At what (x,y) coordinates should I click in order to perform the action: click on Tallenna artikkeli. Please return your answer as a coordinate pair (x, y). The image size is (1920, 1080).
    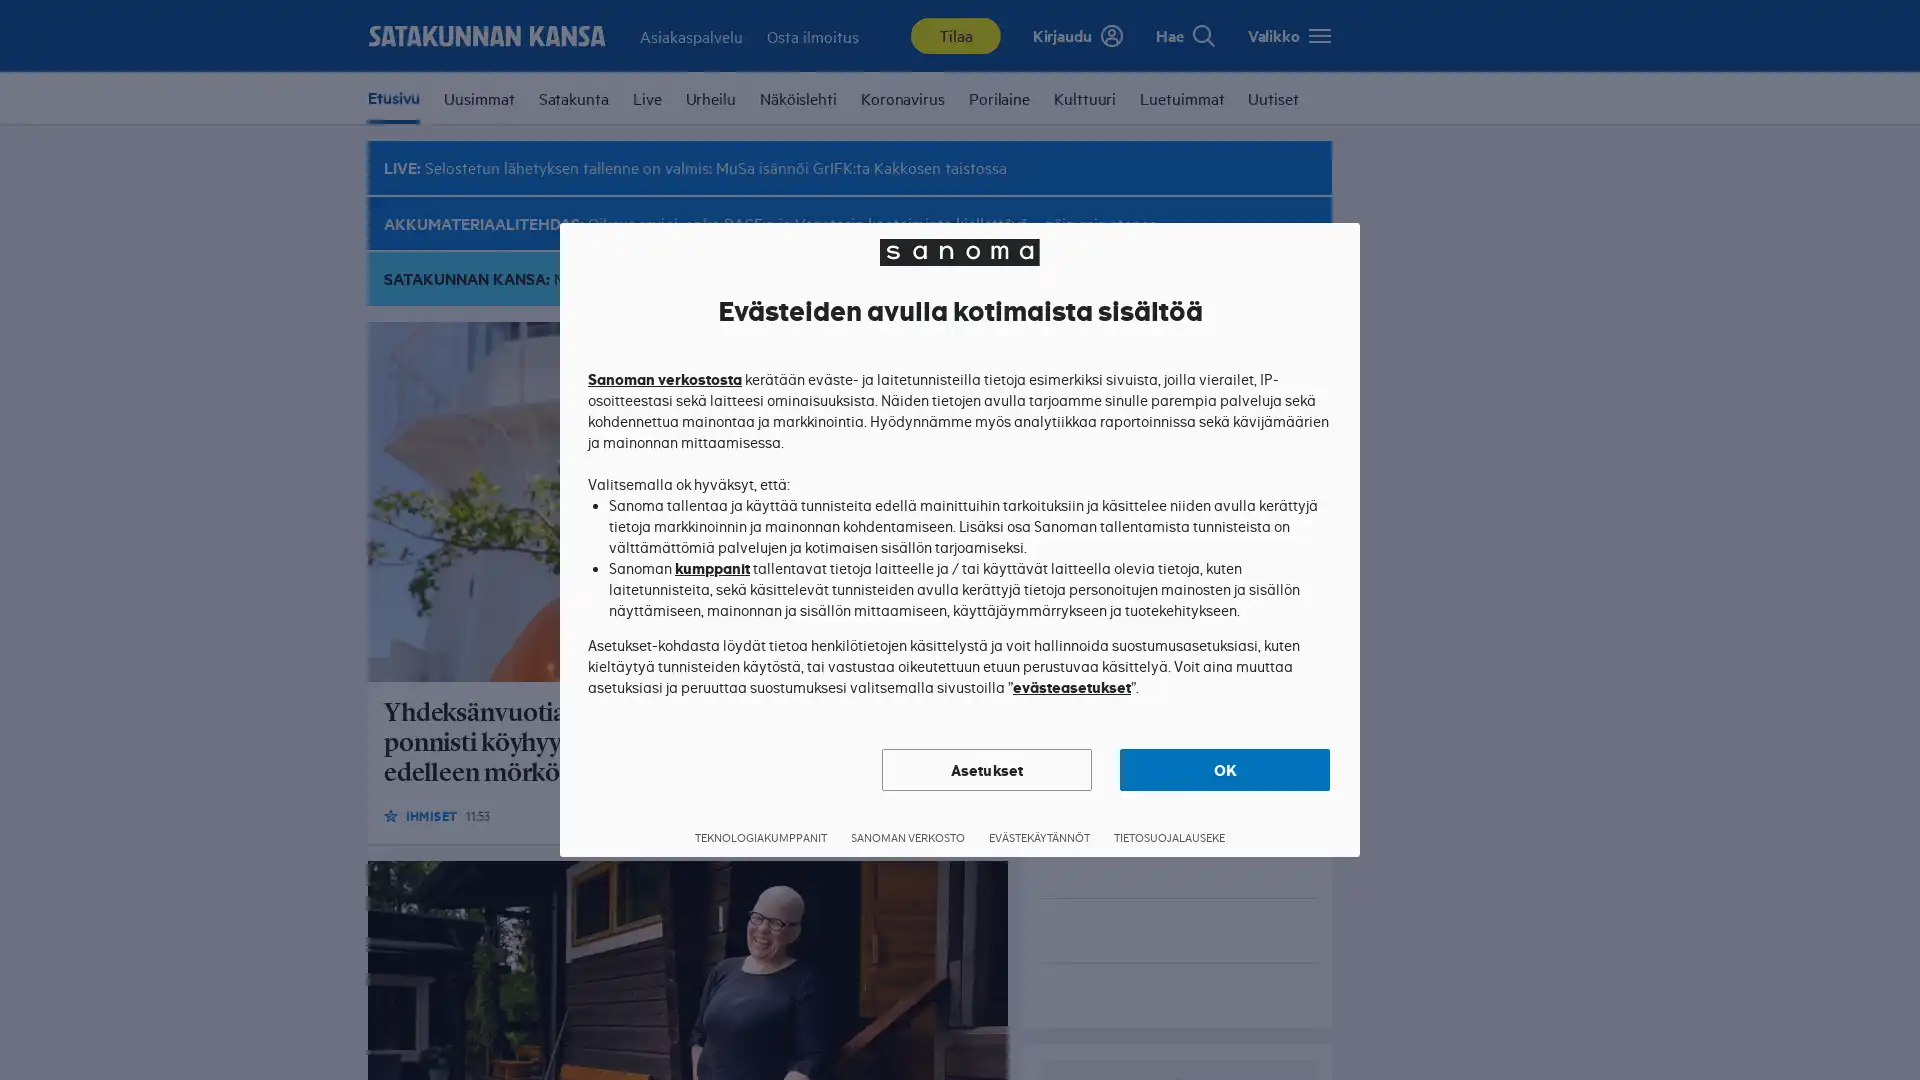
    Looking at the image, I should click on (979, 814).